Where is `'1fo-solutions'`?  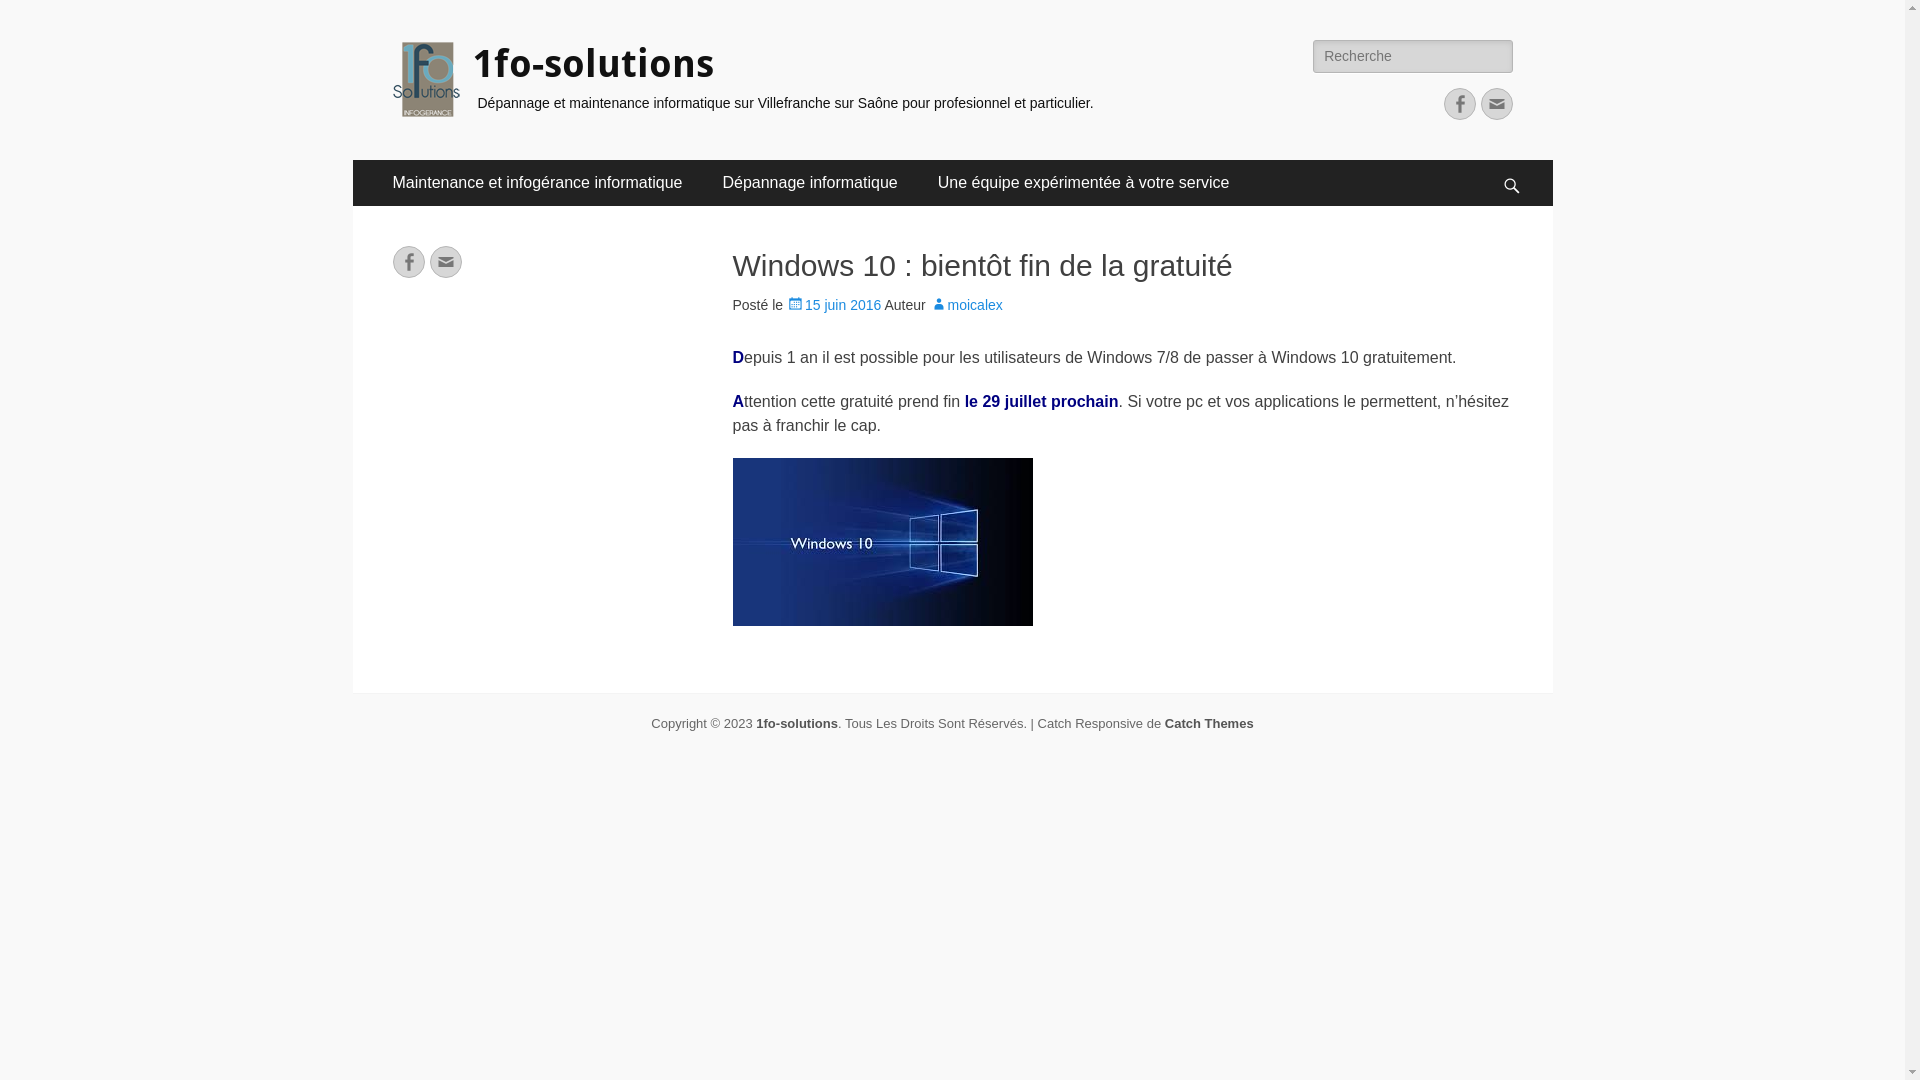
'1fo-solutions' is located at coordinates (591, 63).